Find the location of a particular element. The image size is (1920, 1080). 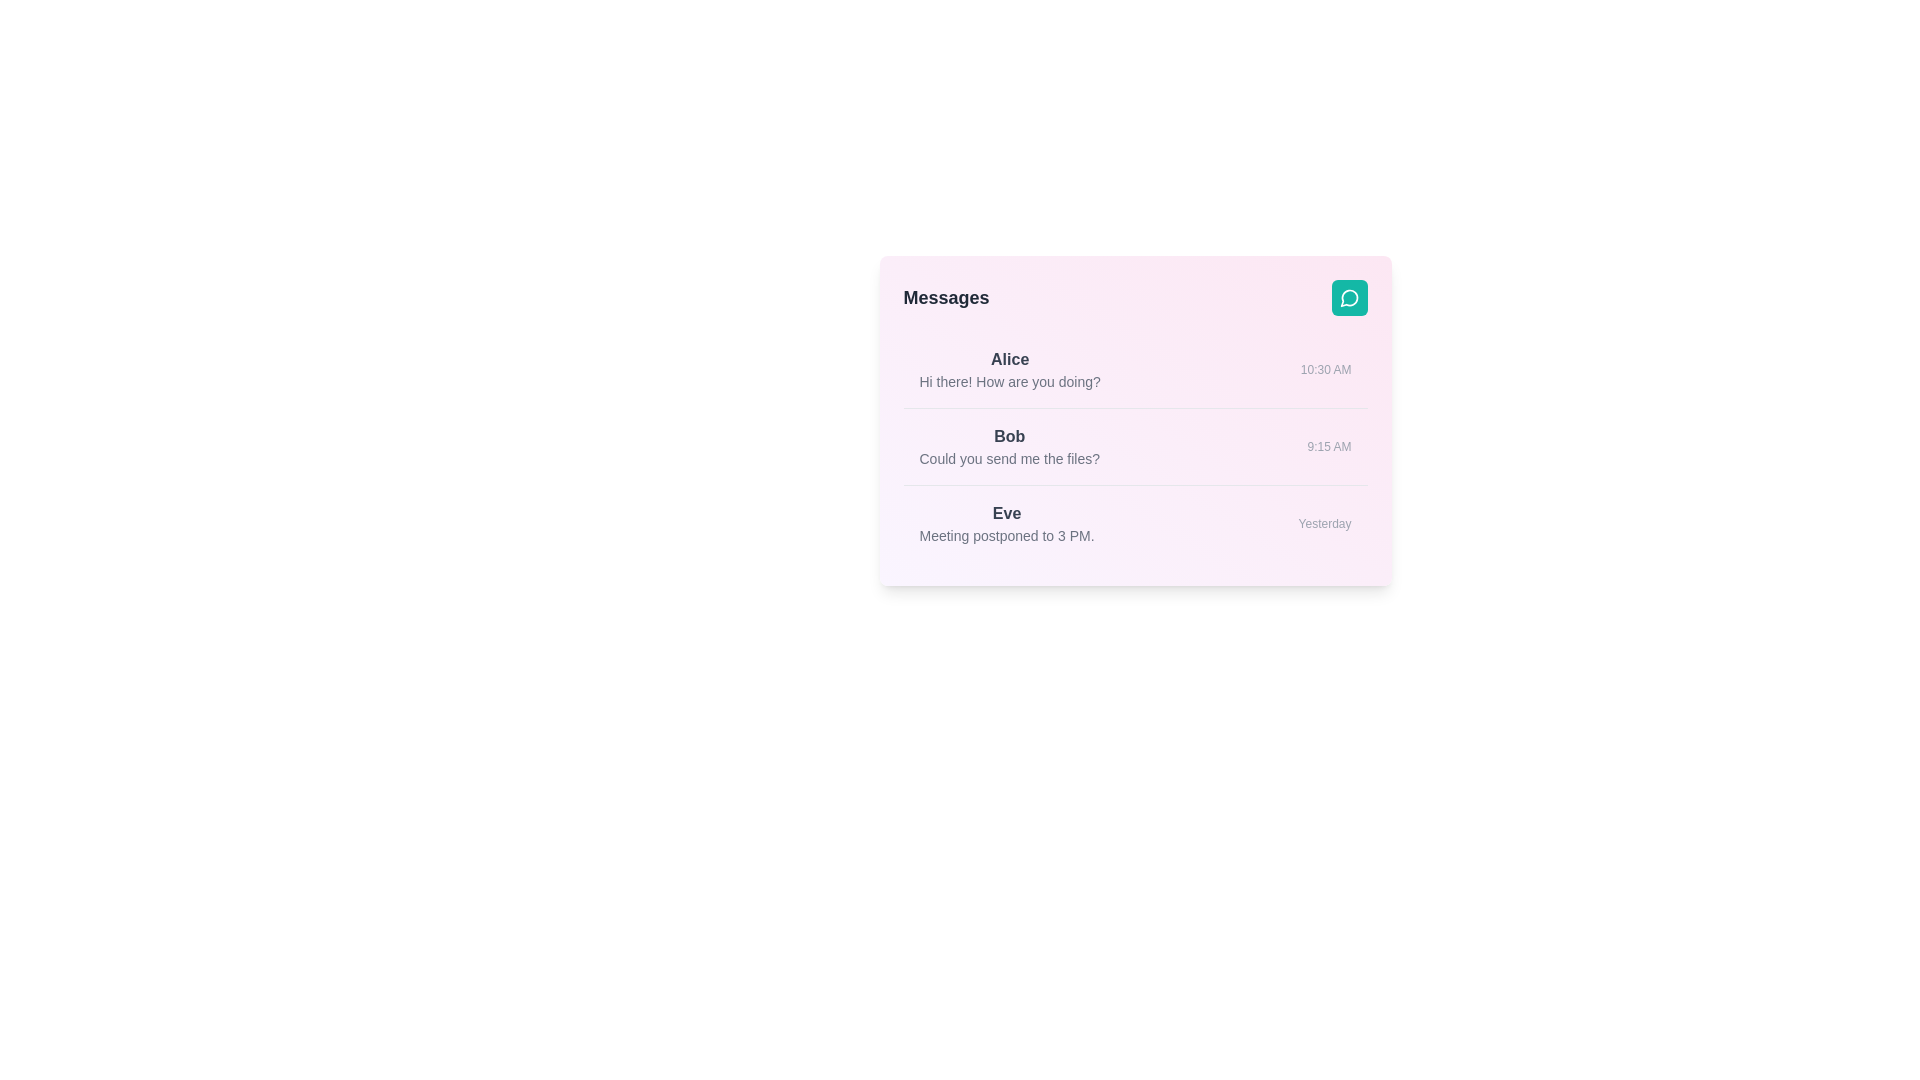

the conversation item corresponding to Eve is located at coordinates (1135, 522).